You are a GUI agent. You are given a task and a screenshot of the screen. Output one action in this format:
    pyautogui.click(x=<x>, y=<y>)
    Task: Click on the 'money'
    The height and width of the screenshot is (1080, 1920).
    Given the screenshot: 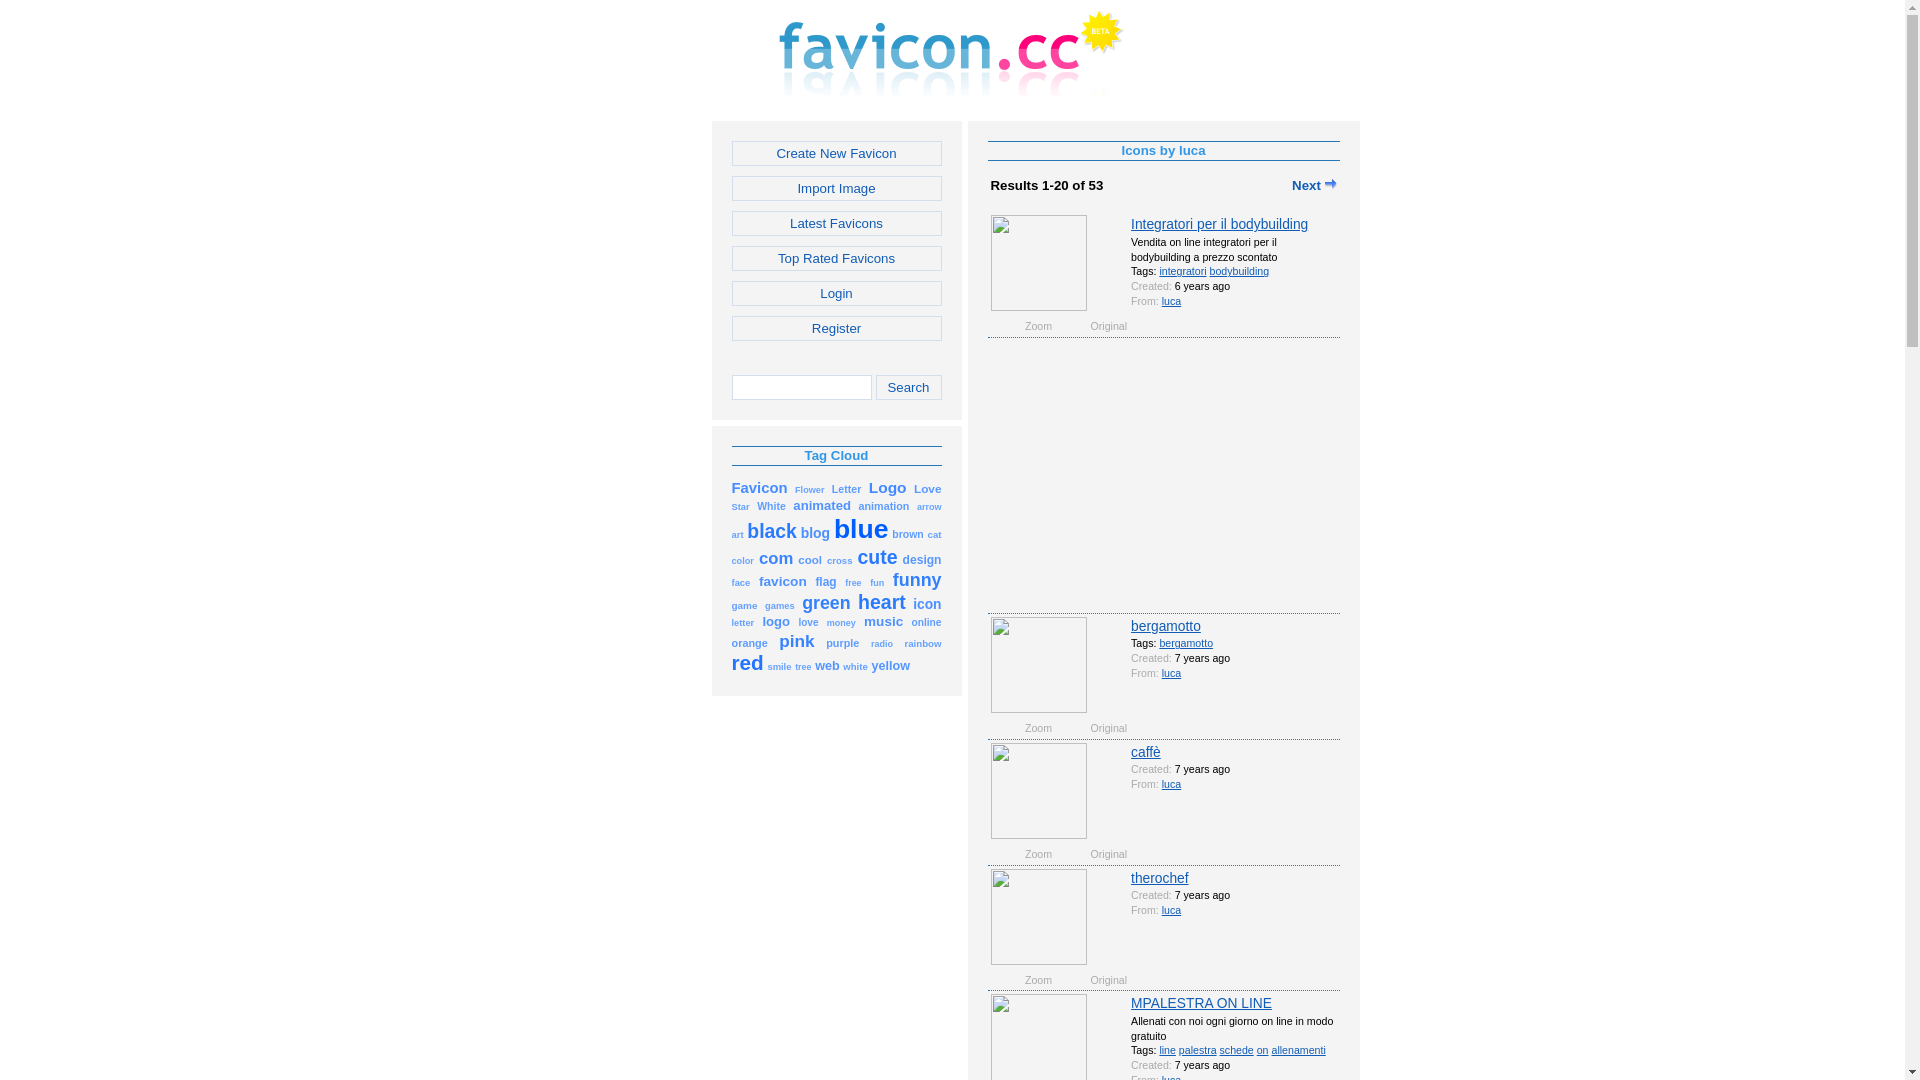 What is the action you would take?
    pyautogui.click(x=841, y=620)
    